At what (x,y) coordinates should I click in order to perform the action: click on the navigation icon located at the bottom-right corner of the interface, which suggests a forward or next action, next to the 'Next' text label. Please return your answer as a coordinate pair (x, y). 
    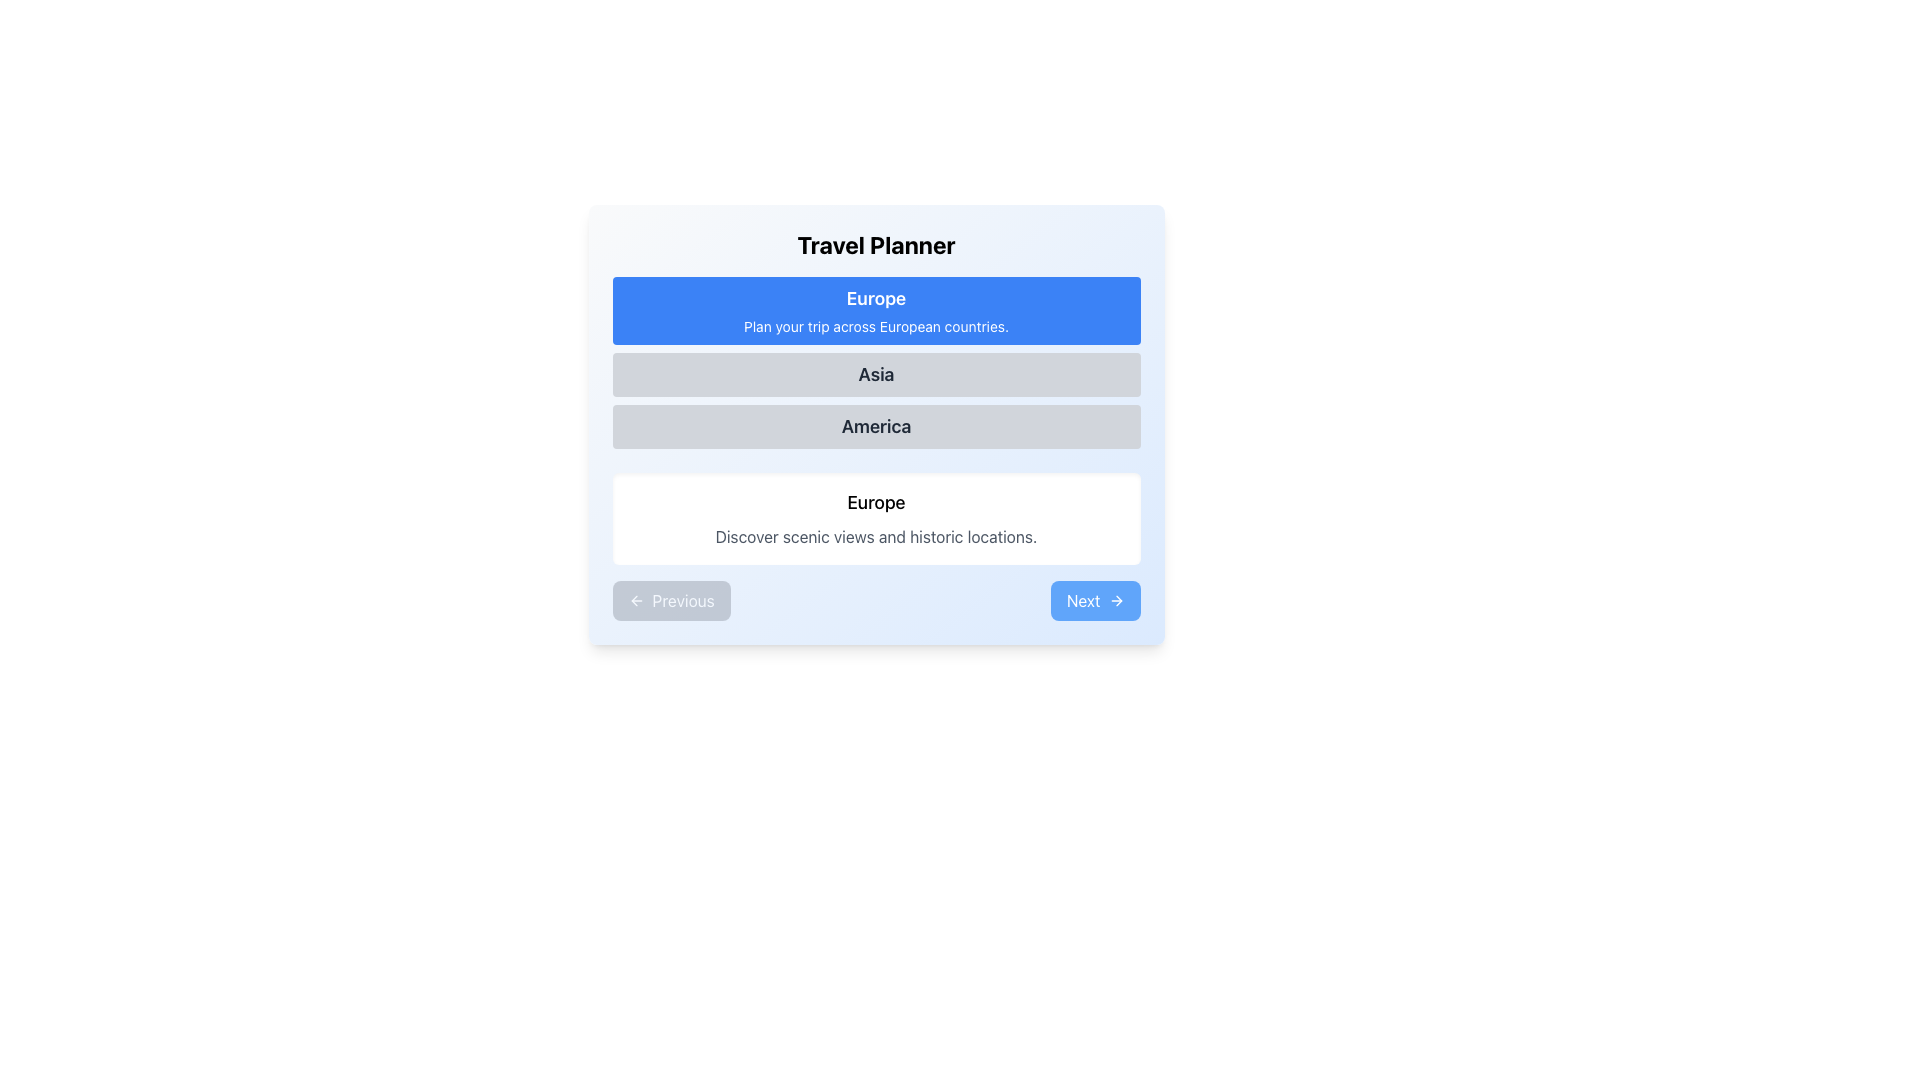
    Looking at the image, I should click on (1117, 600).